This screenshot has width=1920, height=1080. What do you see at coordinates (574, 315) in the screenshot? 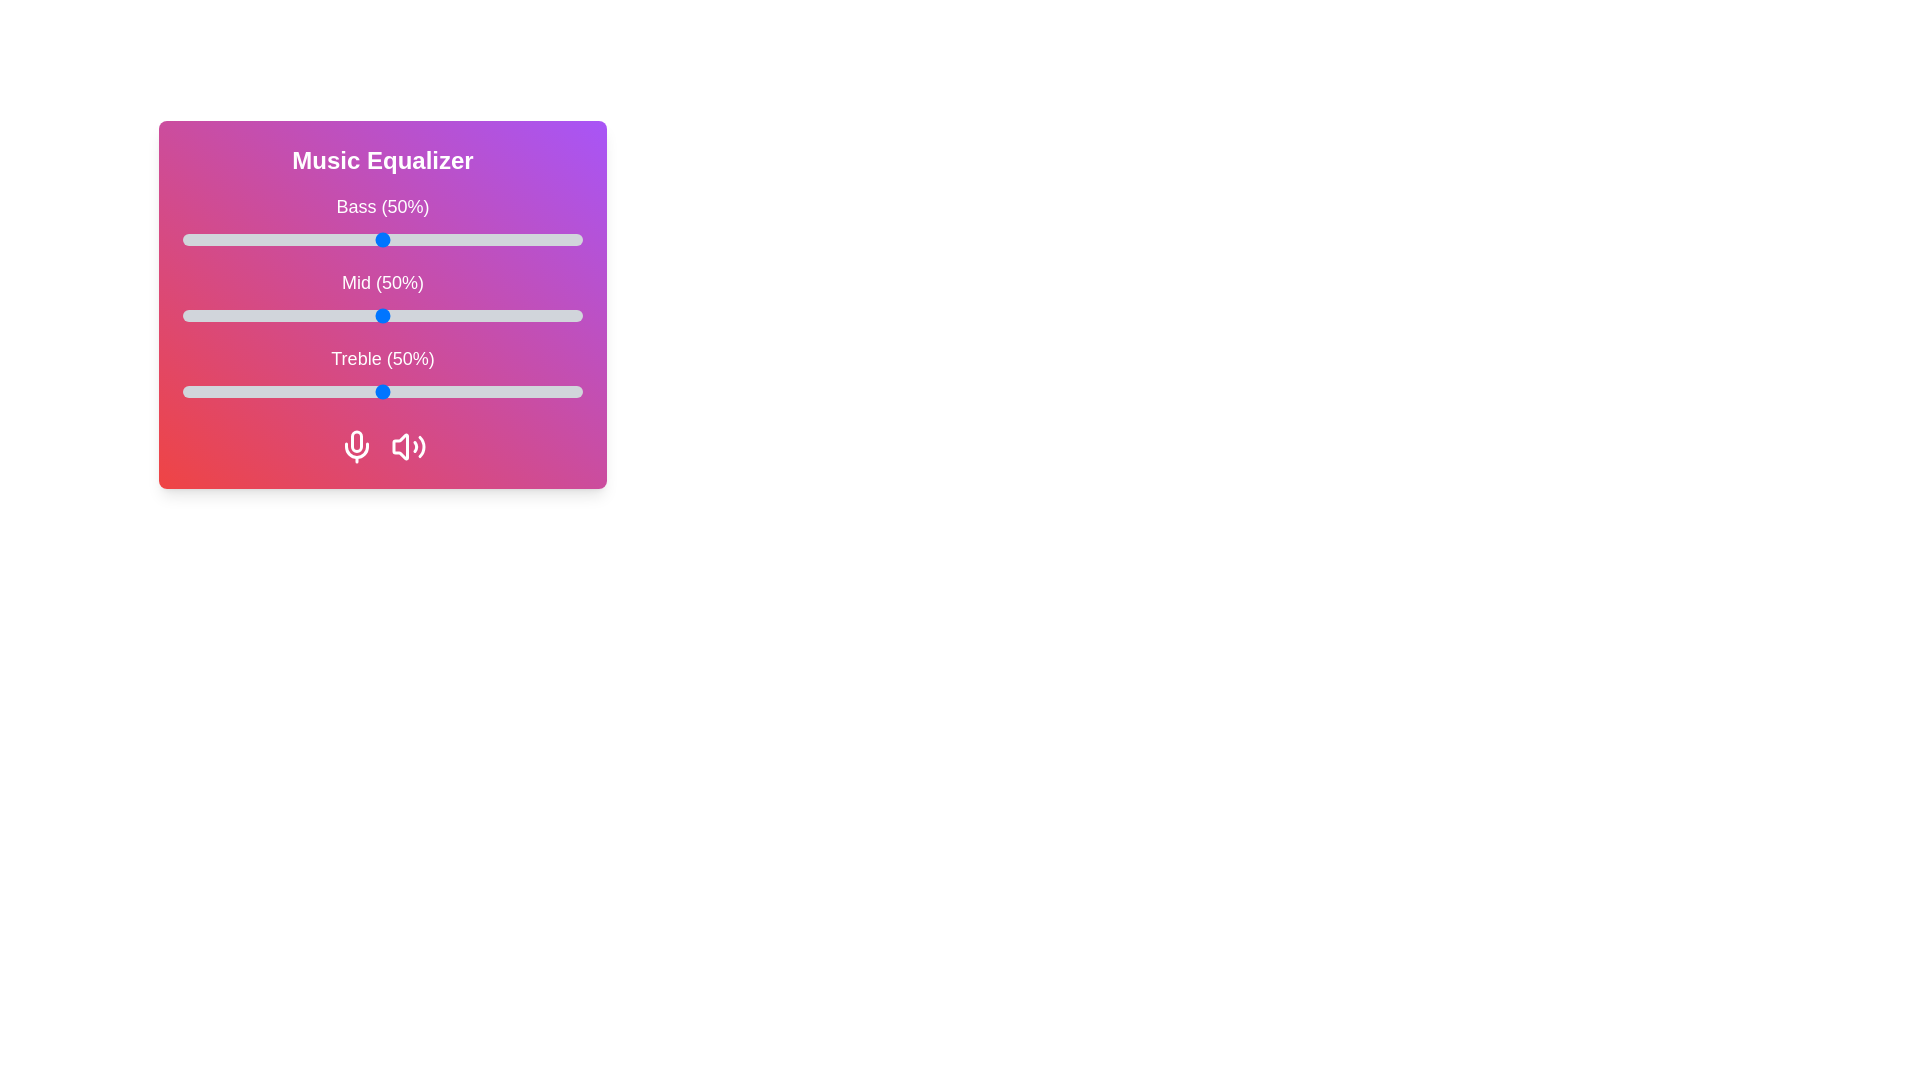
I see `the 1 slider to 98%` at bounding box center [574, 315].